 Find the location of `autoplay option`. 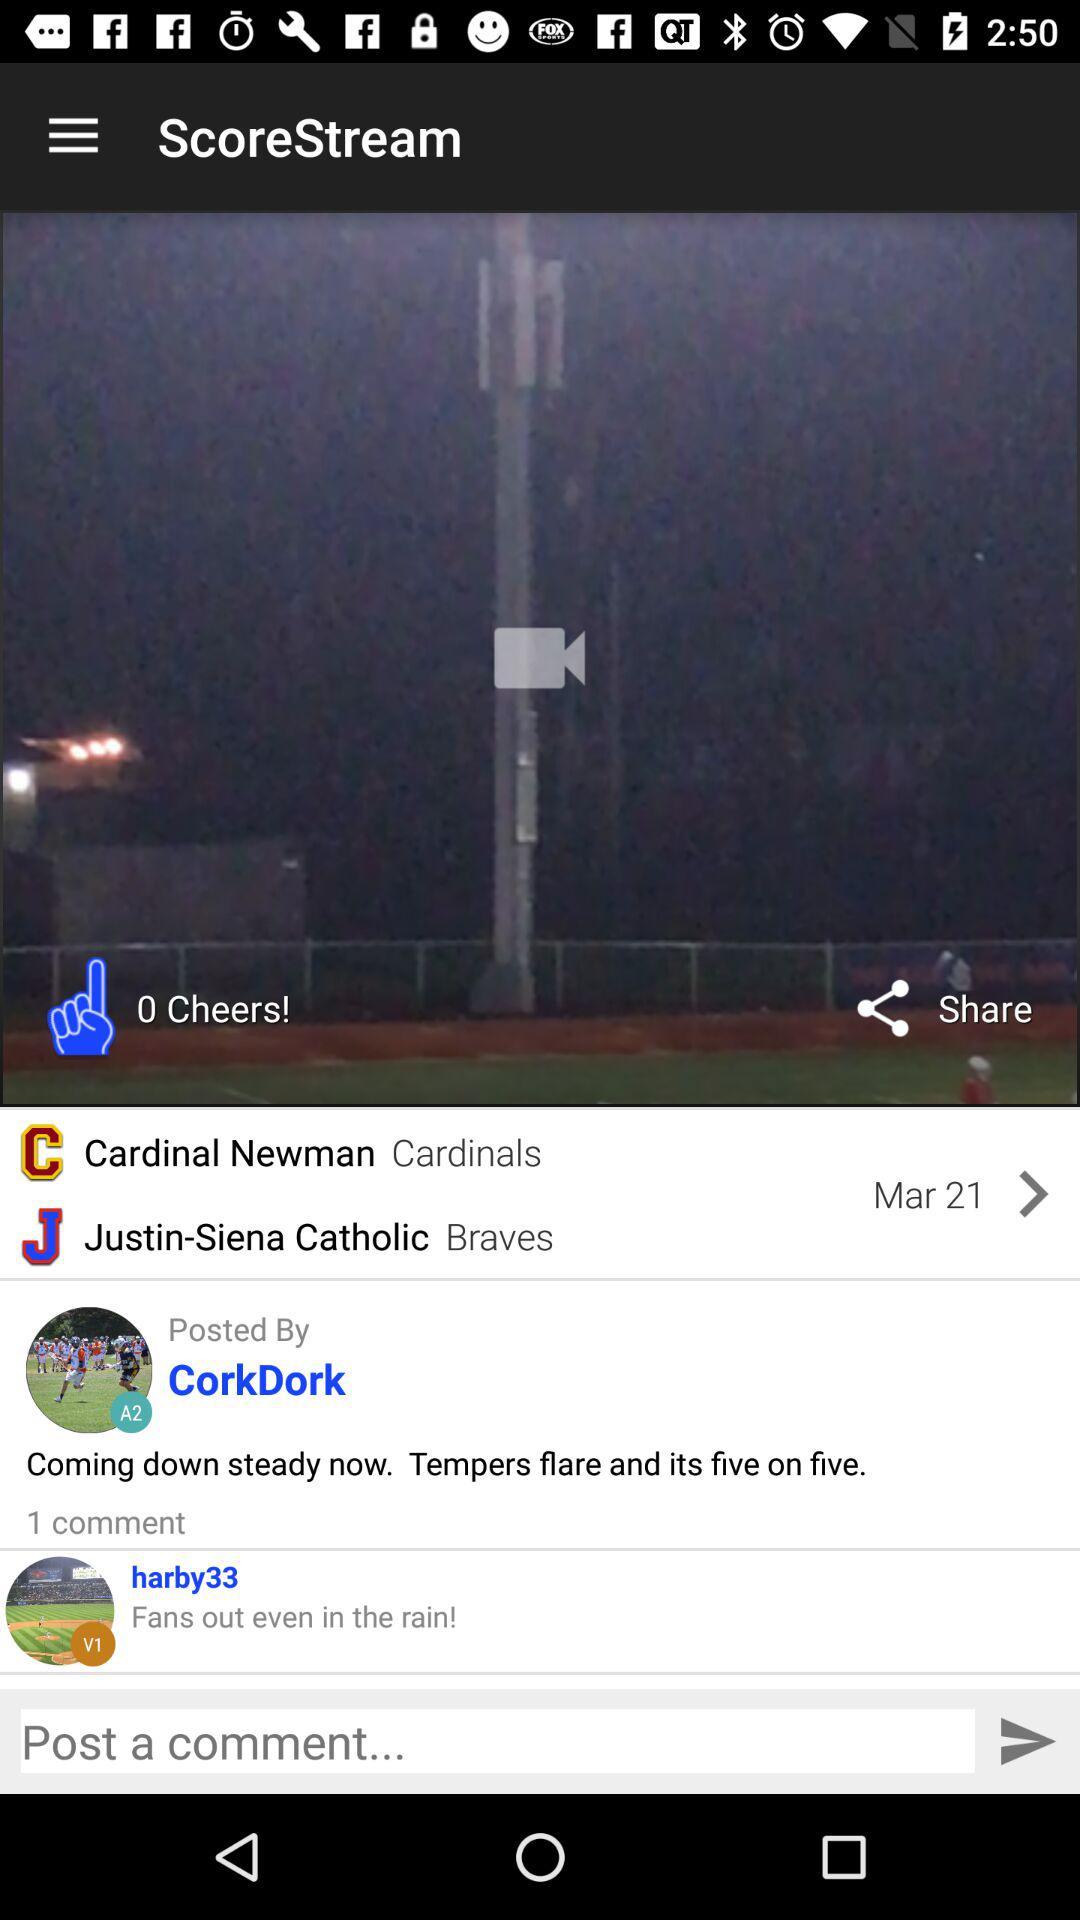

autoplay option is located at coordinates (540, 658).